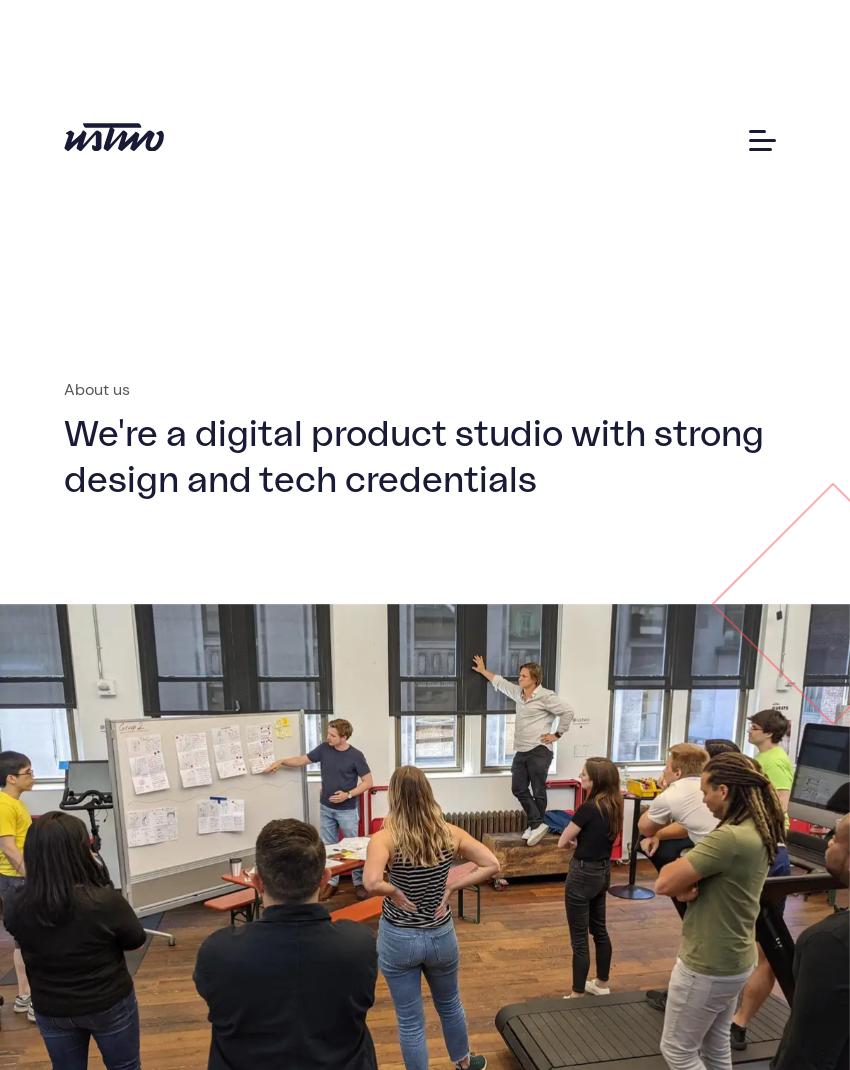  What do you see at coordinates (98, 460) in the screenshot?
I see `'Join us'` at bounding box center [98, 460].